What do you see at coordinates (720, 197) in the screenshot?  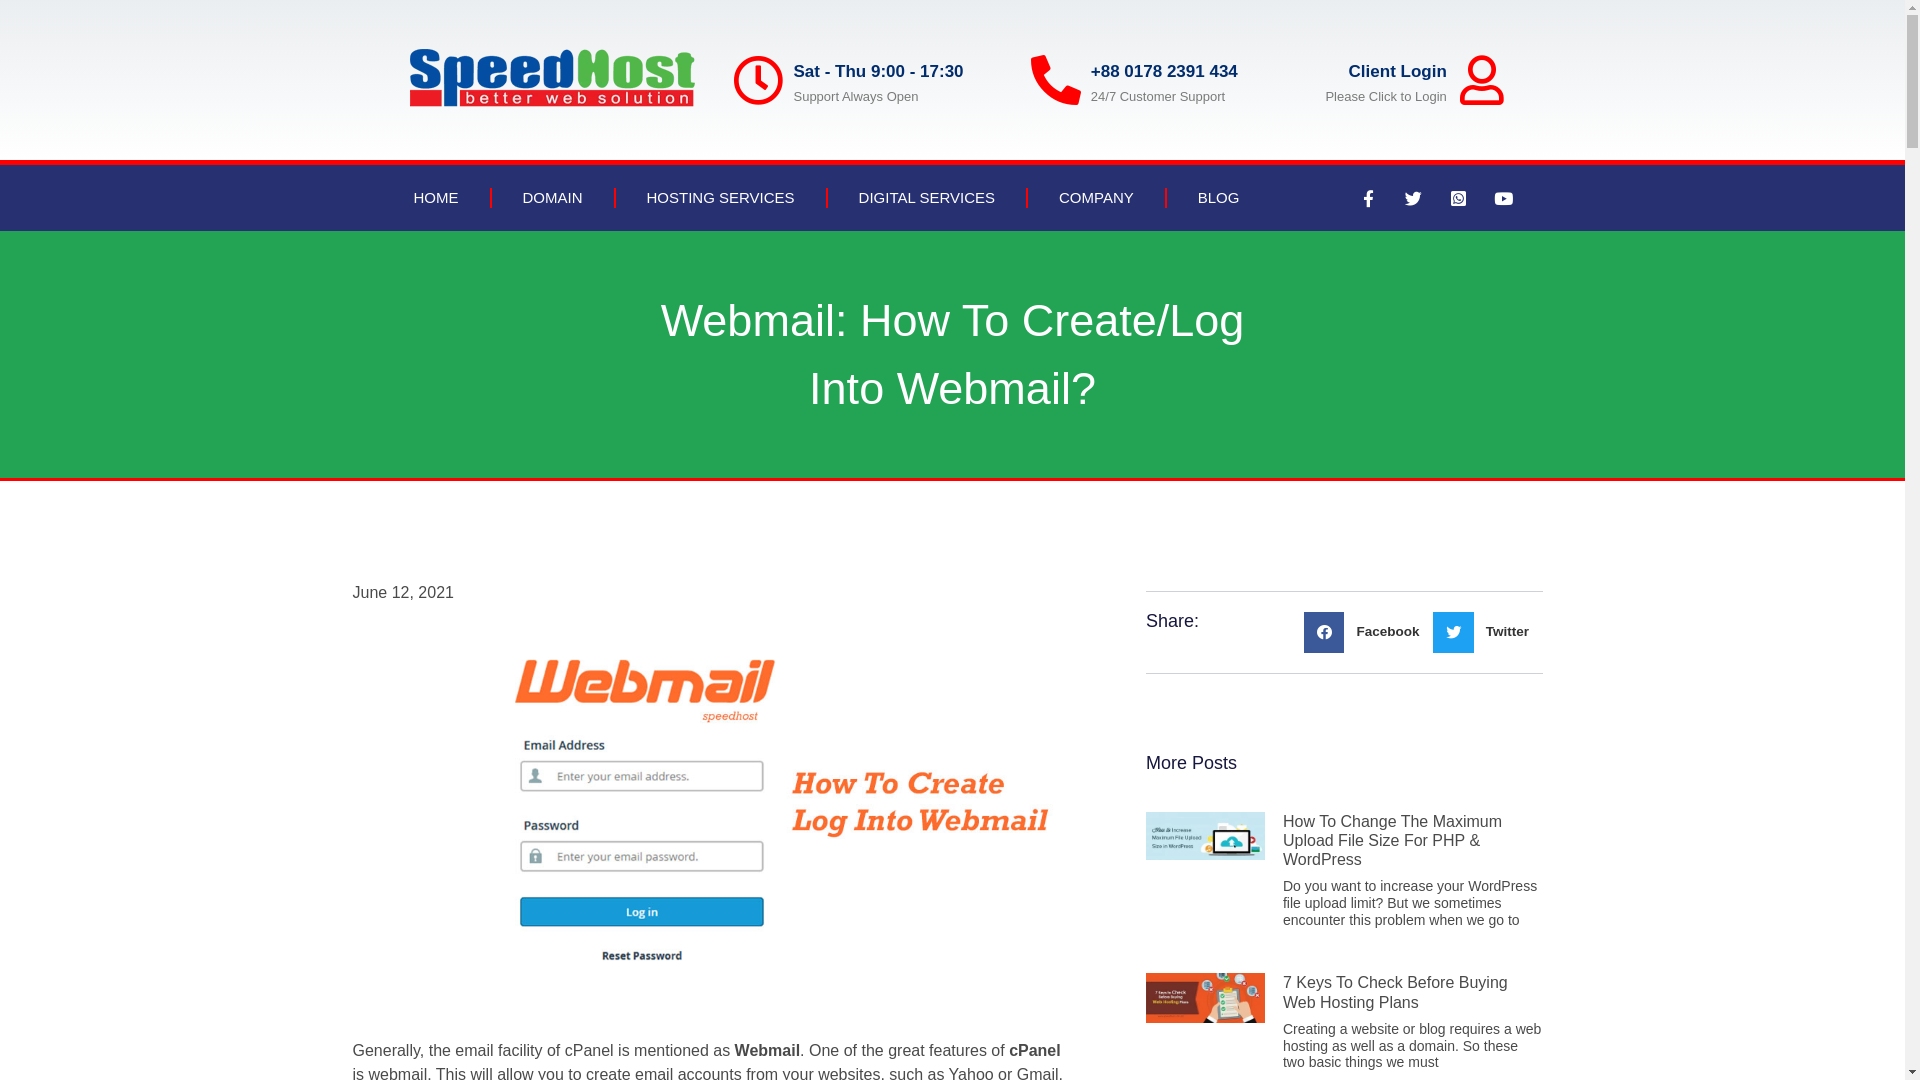 I see `'HOSTING SERVICES'` at bounding box center [720, 197].